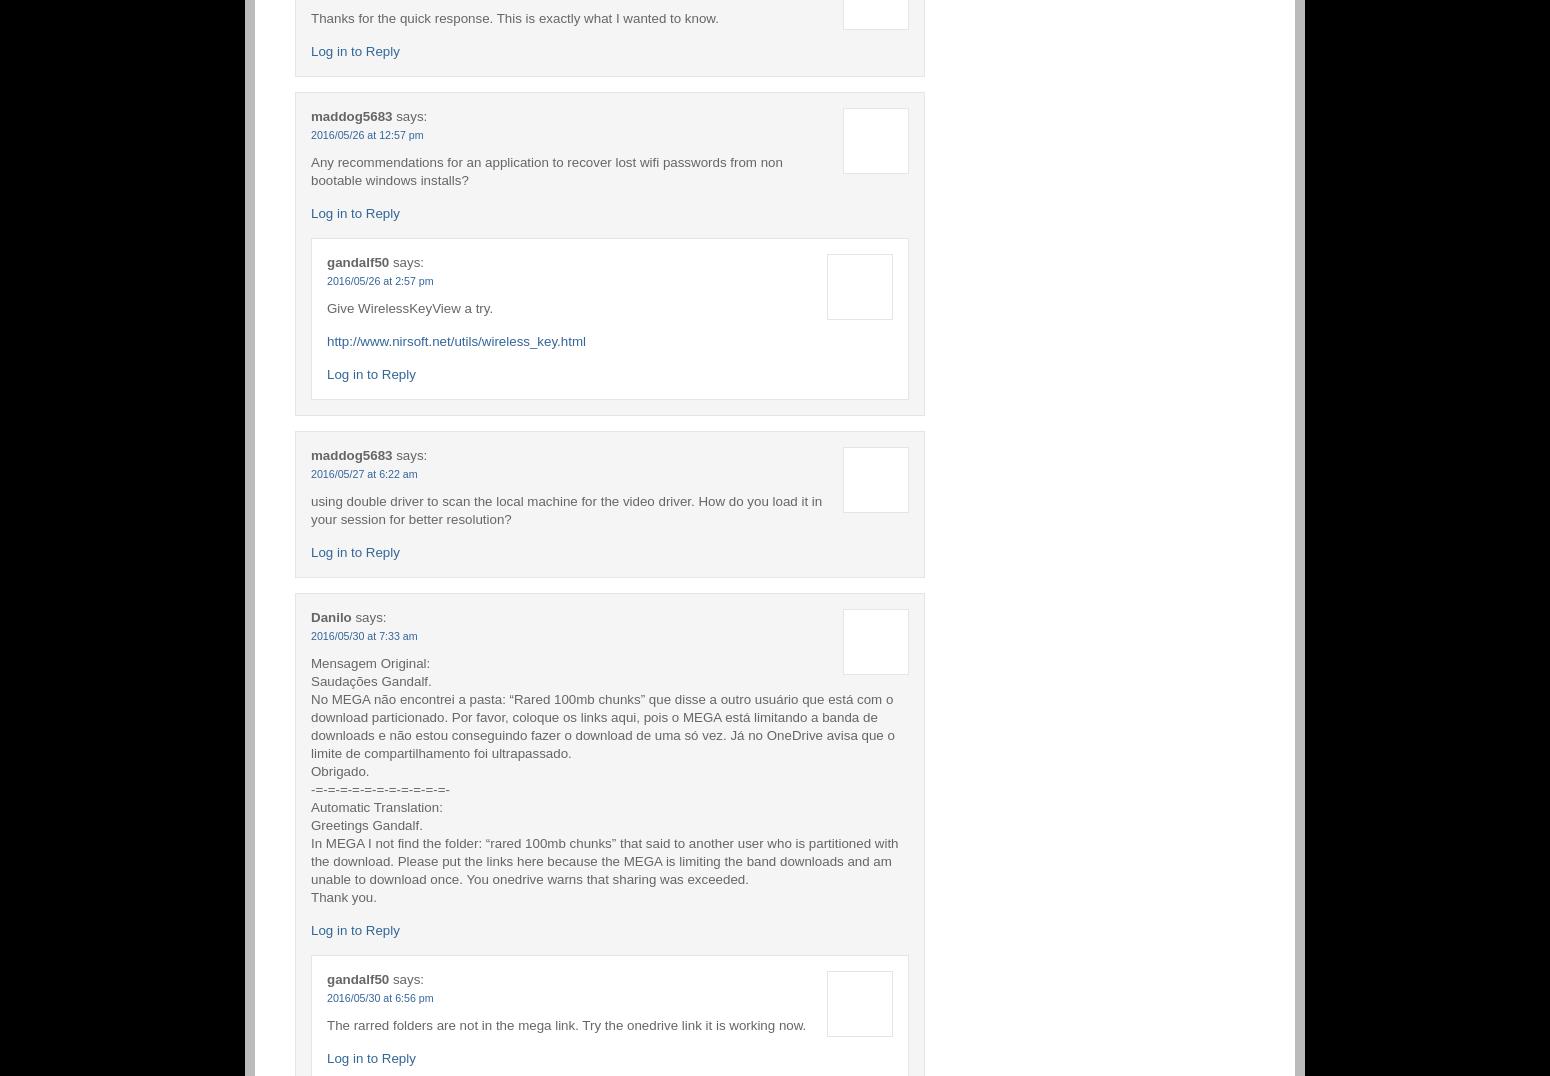 The image size is (1550, 1076). What do you see at coordinates (366, 132) in the screenshot?
I see `'2016/05/26 at 12:57 pm'` at bounding box center [366, 132].